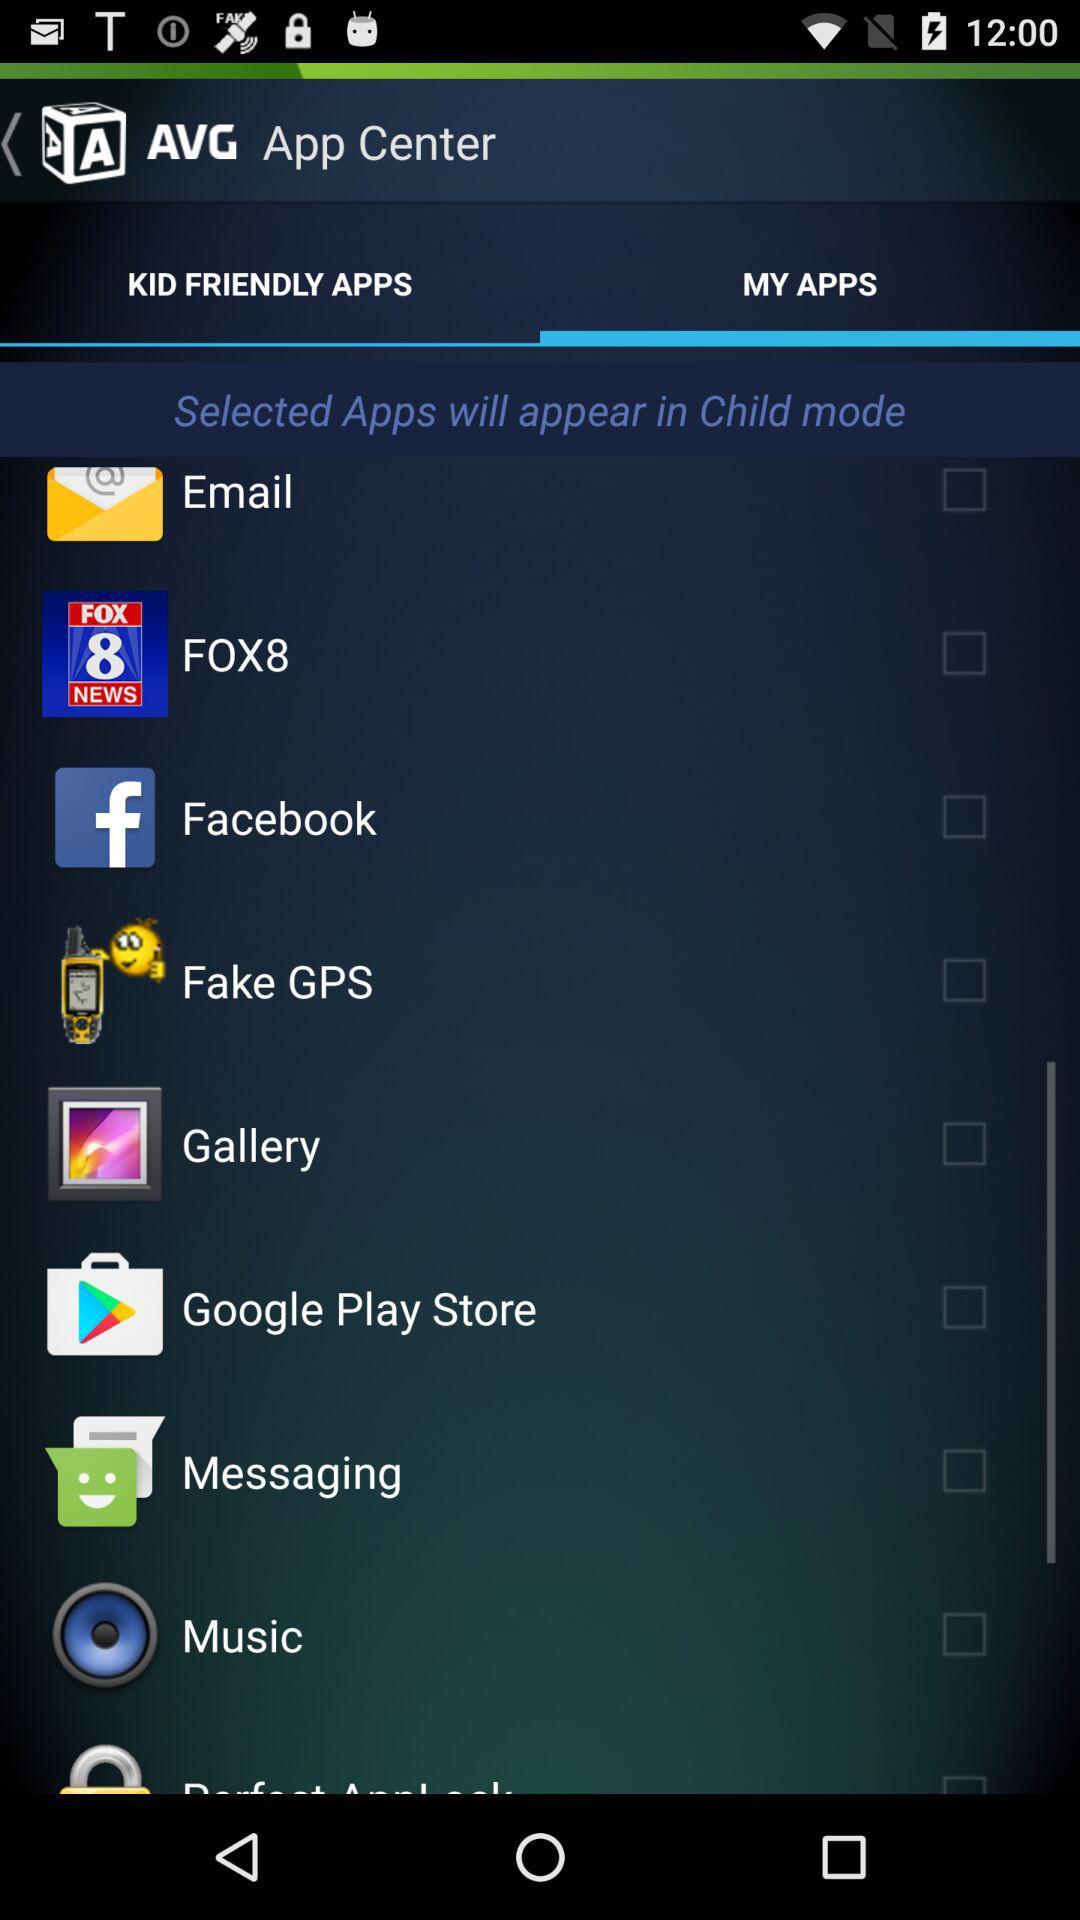 The width and height of the screenshot is (1080, 1920). What do you see at coordinates (993, 1144) in the screenshot?
I see `opens app in child mode` at bounding box center [993, 1144].